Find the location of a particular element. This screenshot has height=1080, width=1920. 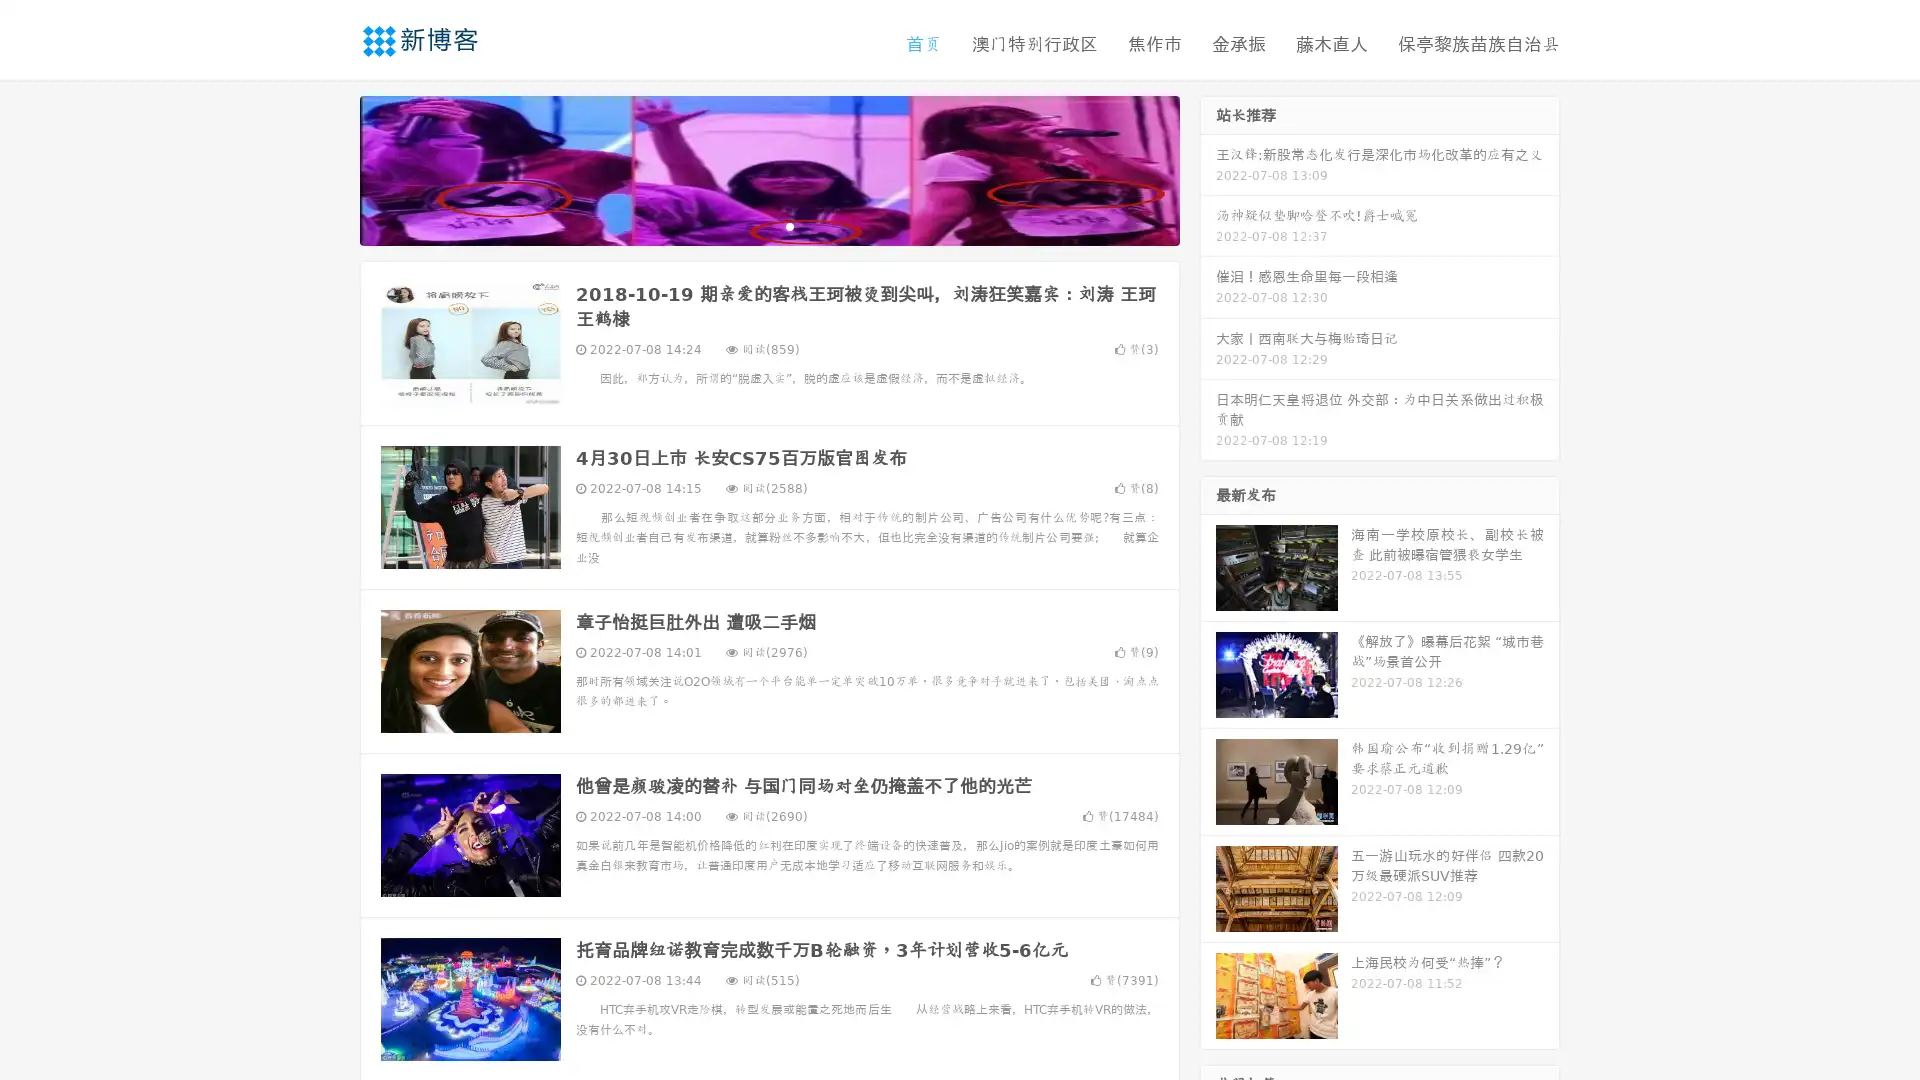

Next slide is located at coordinates (1208, 168).